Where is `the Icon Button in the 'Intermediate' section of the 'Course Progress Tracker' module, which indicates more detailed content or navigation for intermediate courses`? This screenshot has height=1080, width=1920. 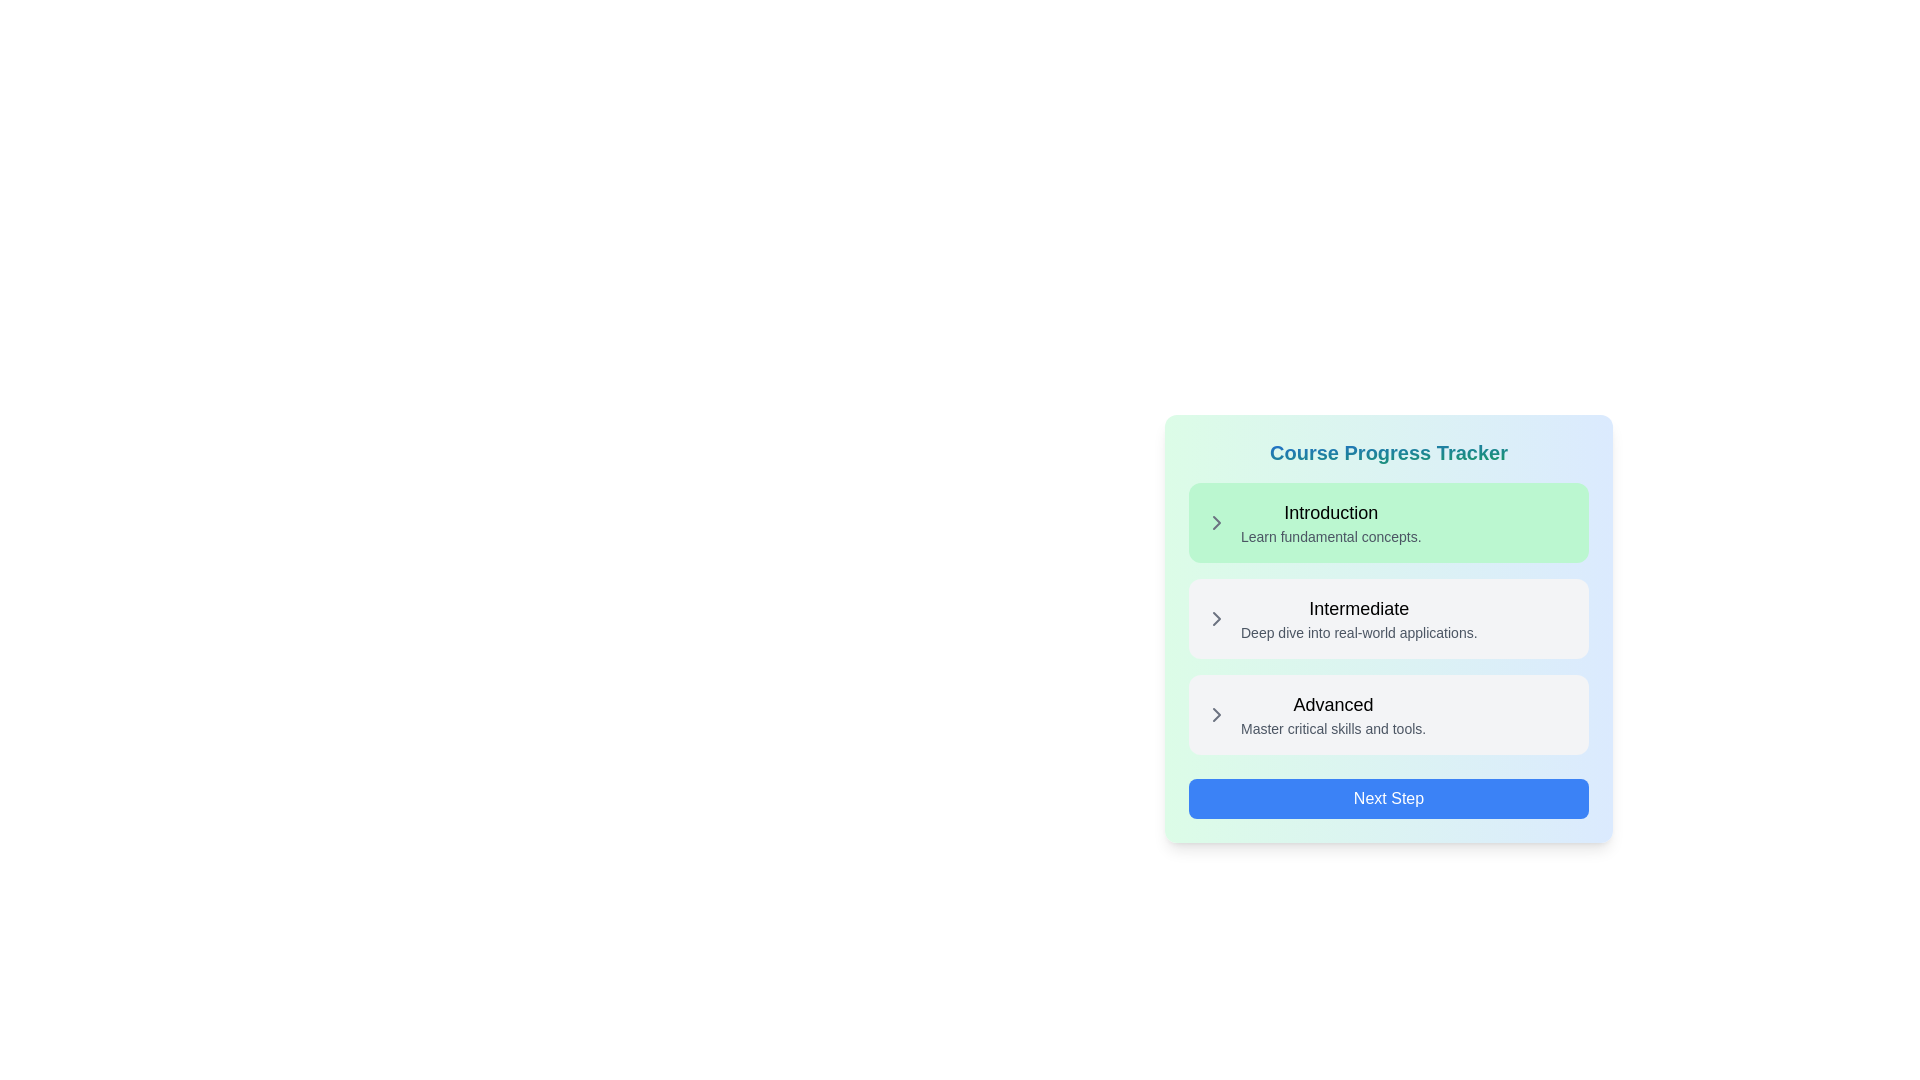
the Icon Button in the 'Intermediate' section of the 'Course Progress Tracker' module, which indicates more detailed content or navigation for intermediate courses is located at coordinates (1216, 617).